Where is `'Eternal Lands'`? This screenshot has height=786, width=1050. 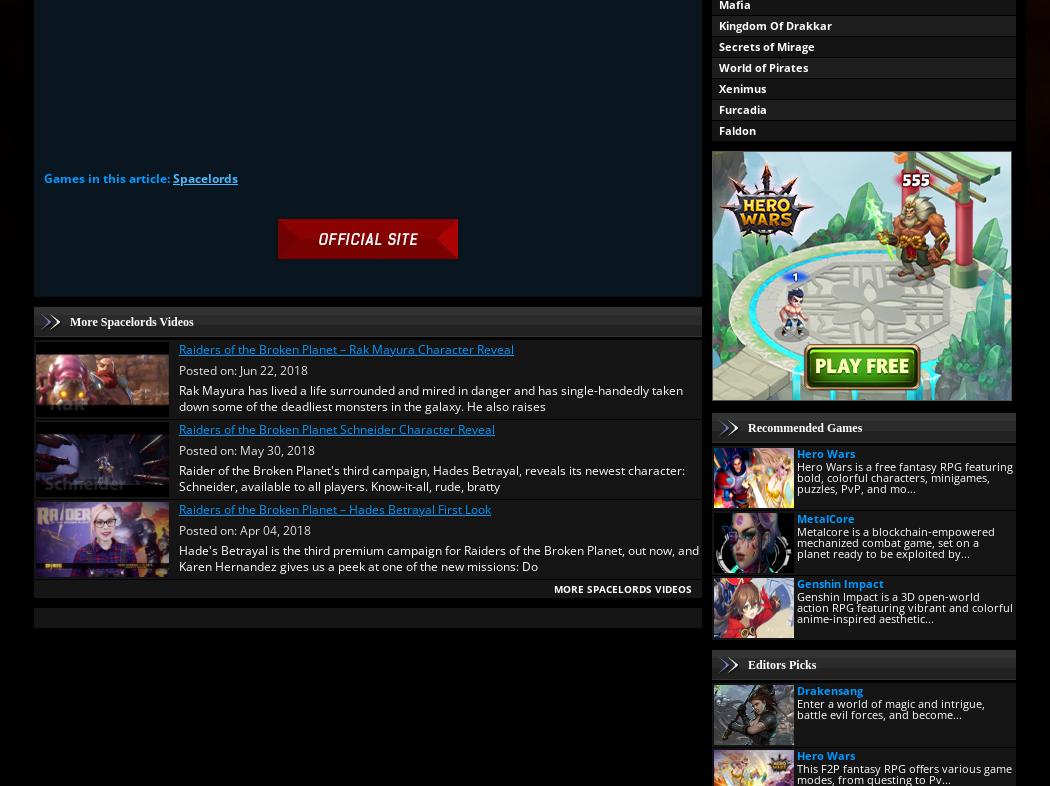 'Eternal Lands' is located at coordinates (718, 507).